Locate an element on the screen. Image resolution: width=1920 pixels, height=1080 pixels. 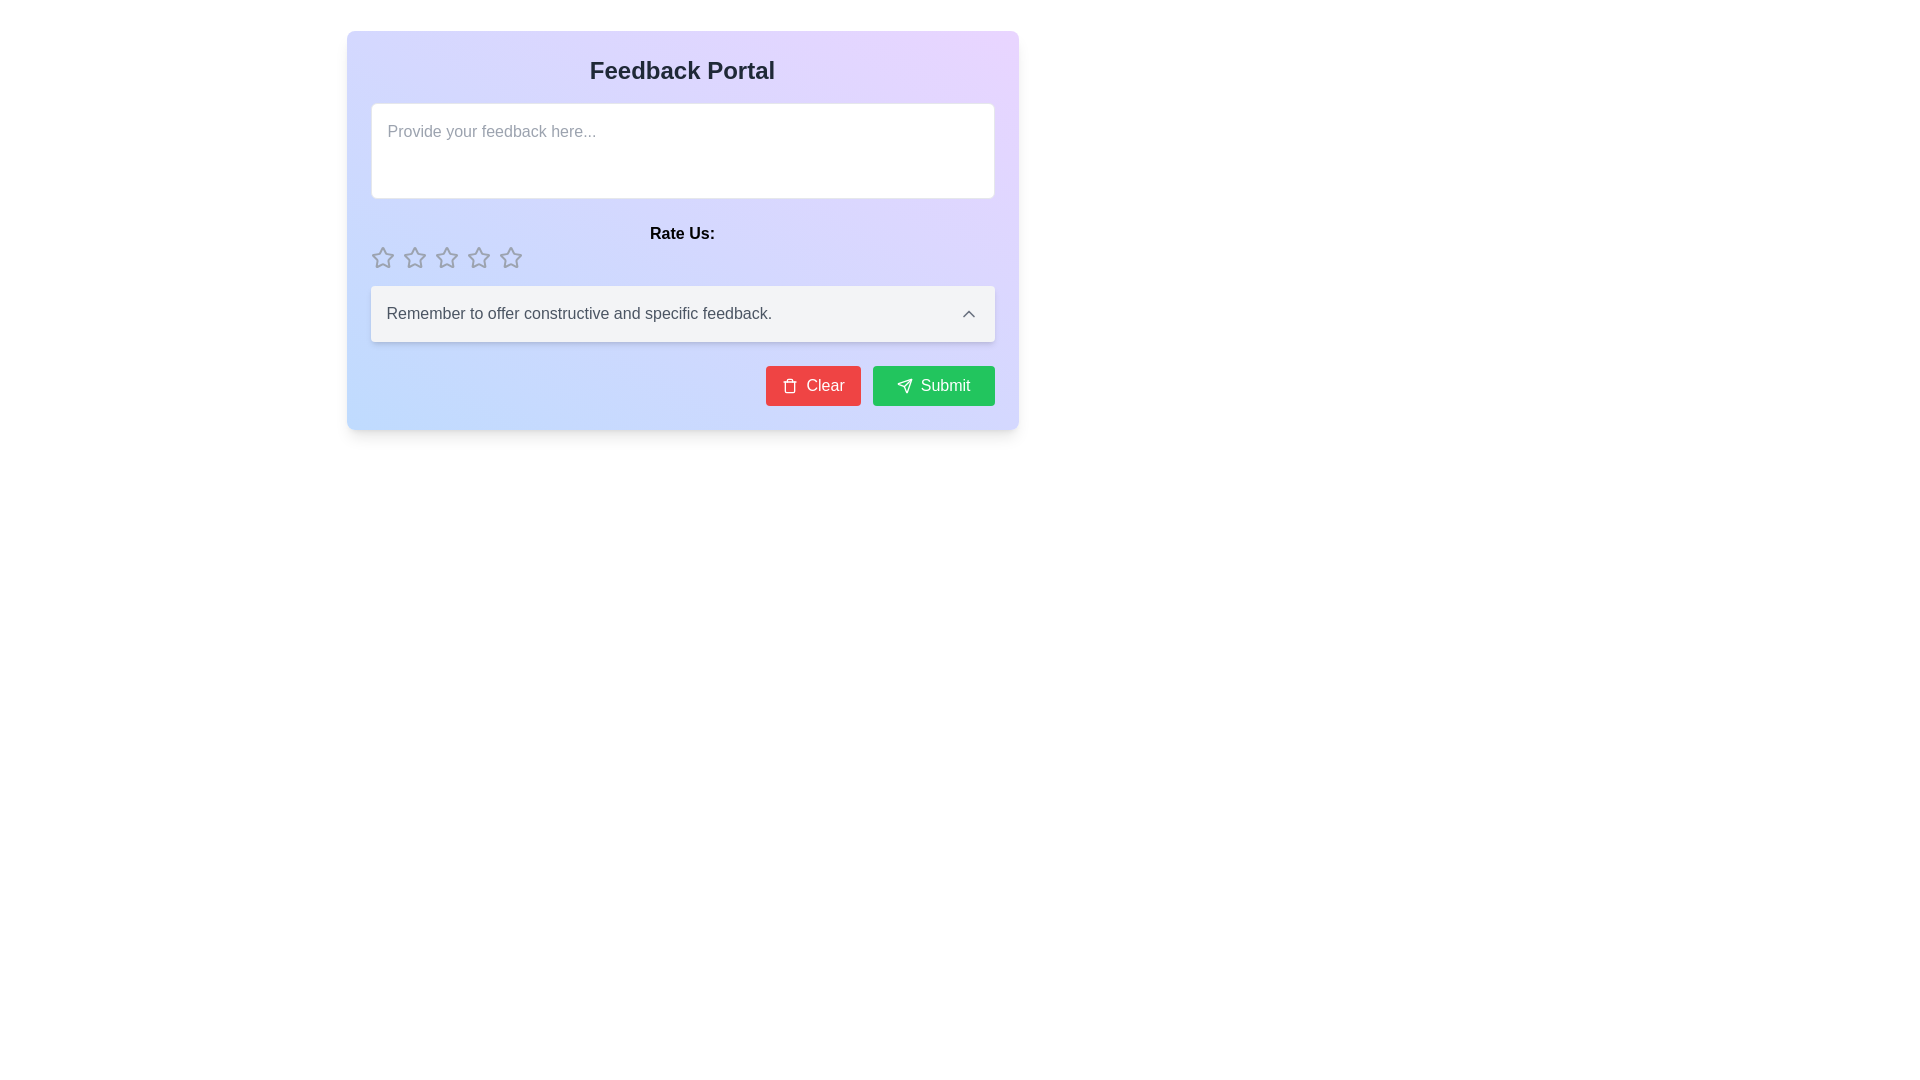
the green 'Submit' button with white text and a send icon is located at coordinates (932, 385).